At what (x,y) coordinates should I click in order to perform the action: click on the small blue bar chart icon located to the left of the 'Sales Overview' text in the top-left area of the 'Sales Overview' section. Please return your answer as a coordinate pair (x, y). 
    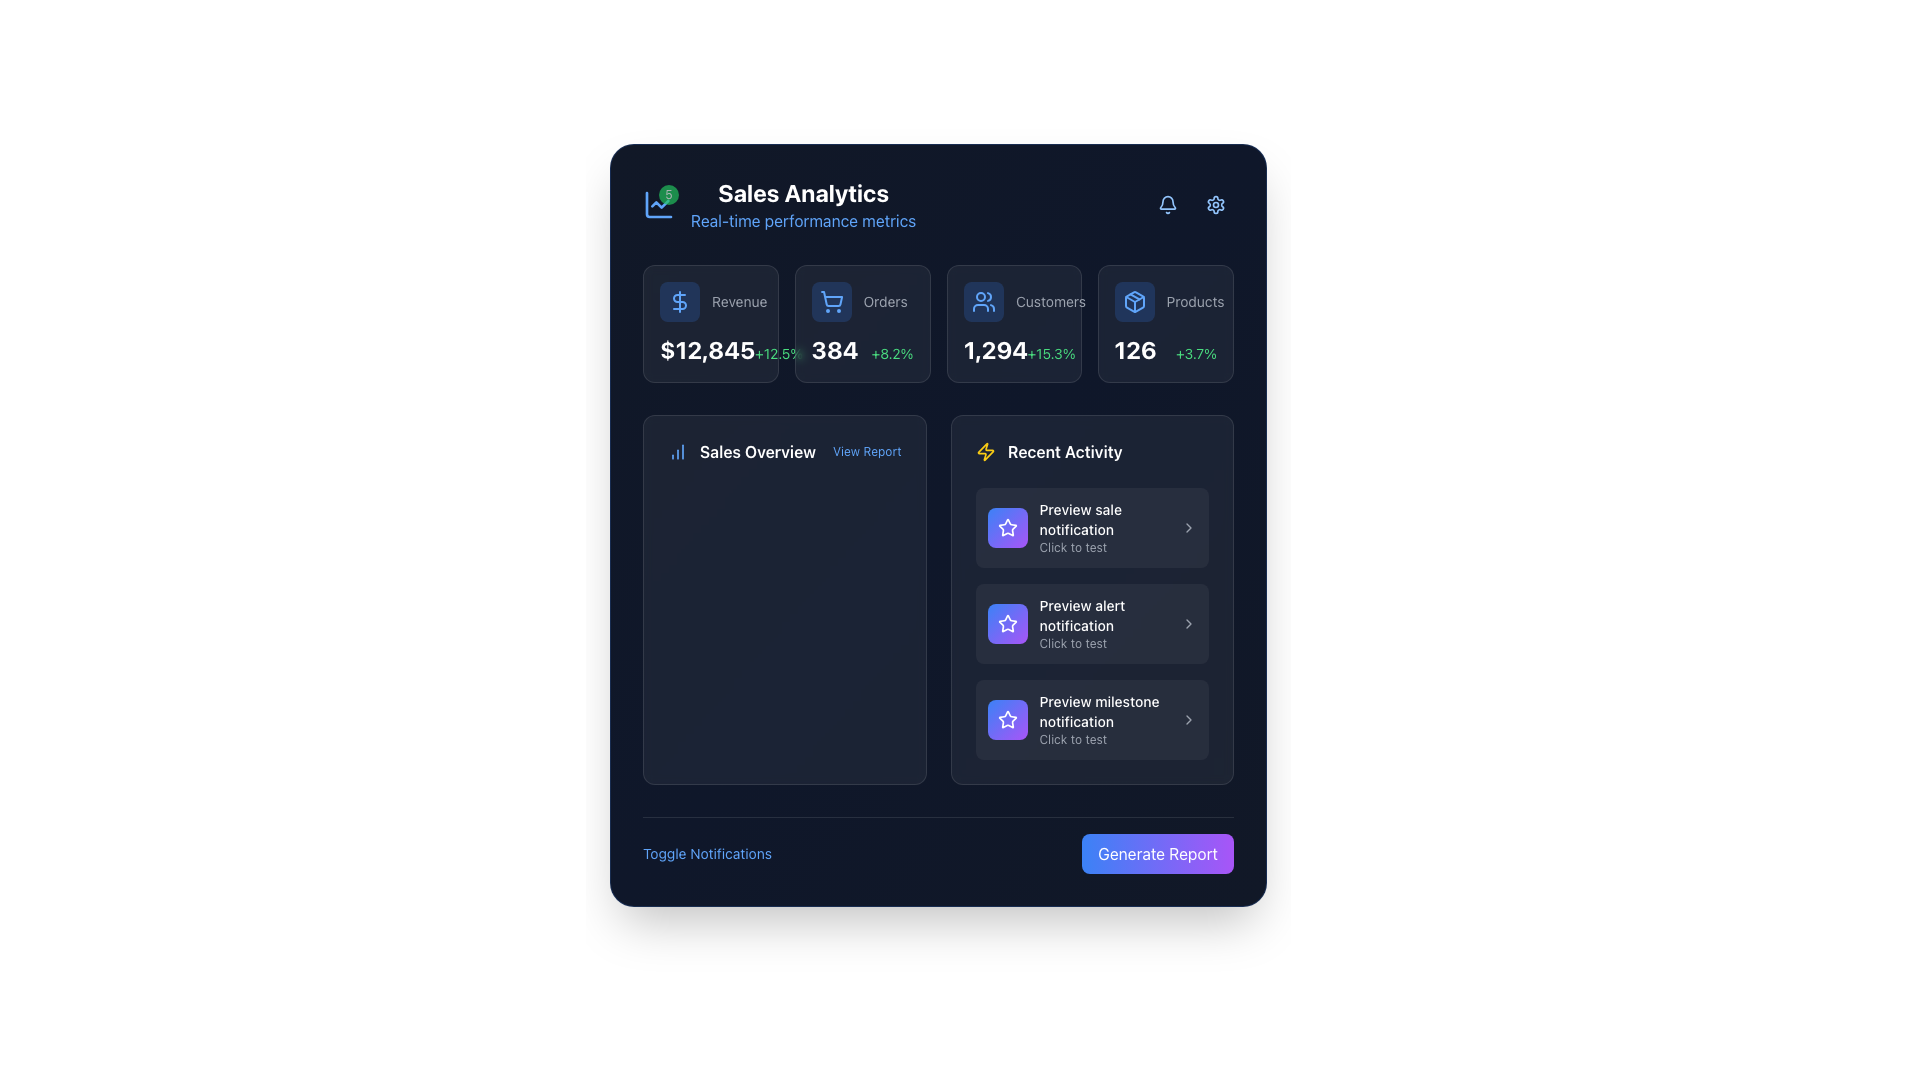
    Looking at the image, I should click on (677, 451).